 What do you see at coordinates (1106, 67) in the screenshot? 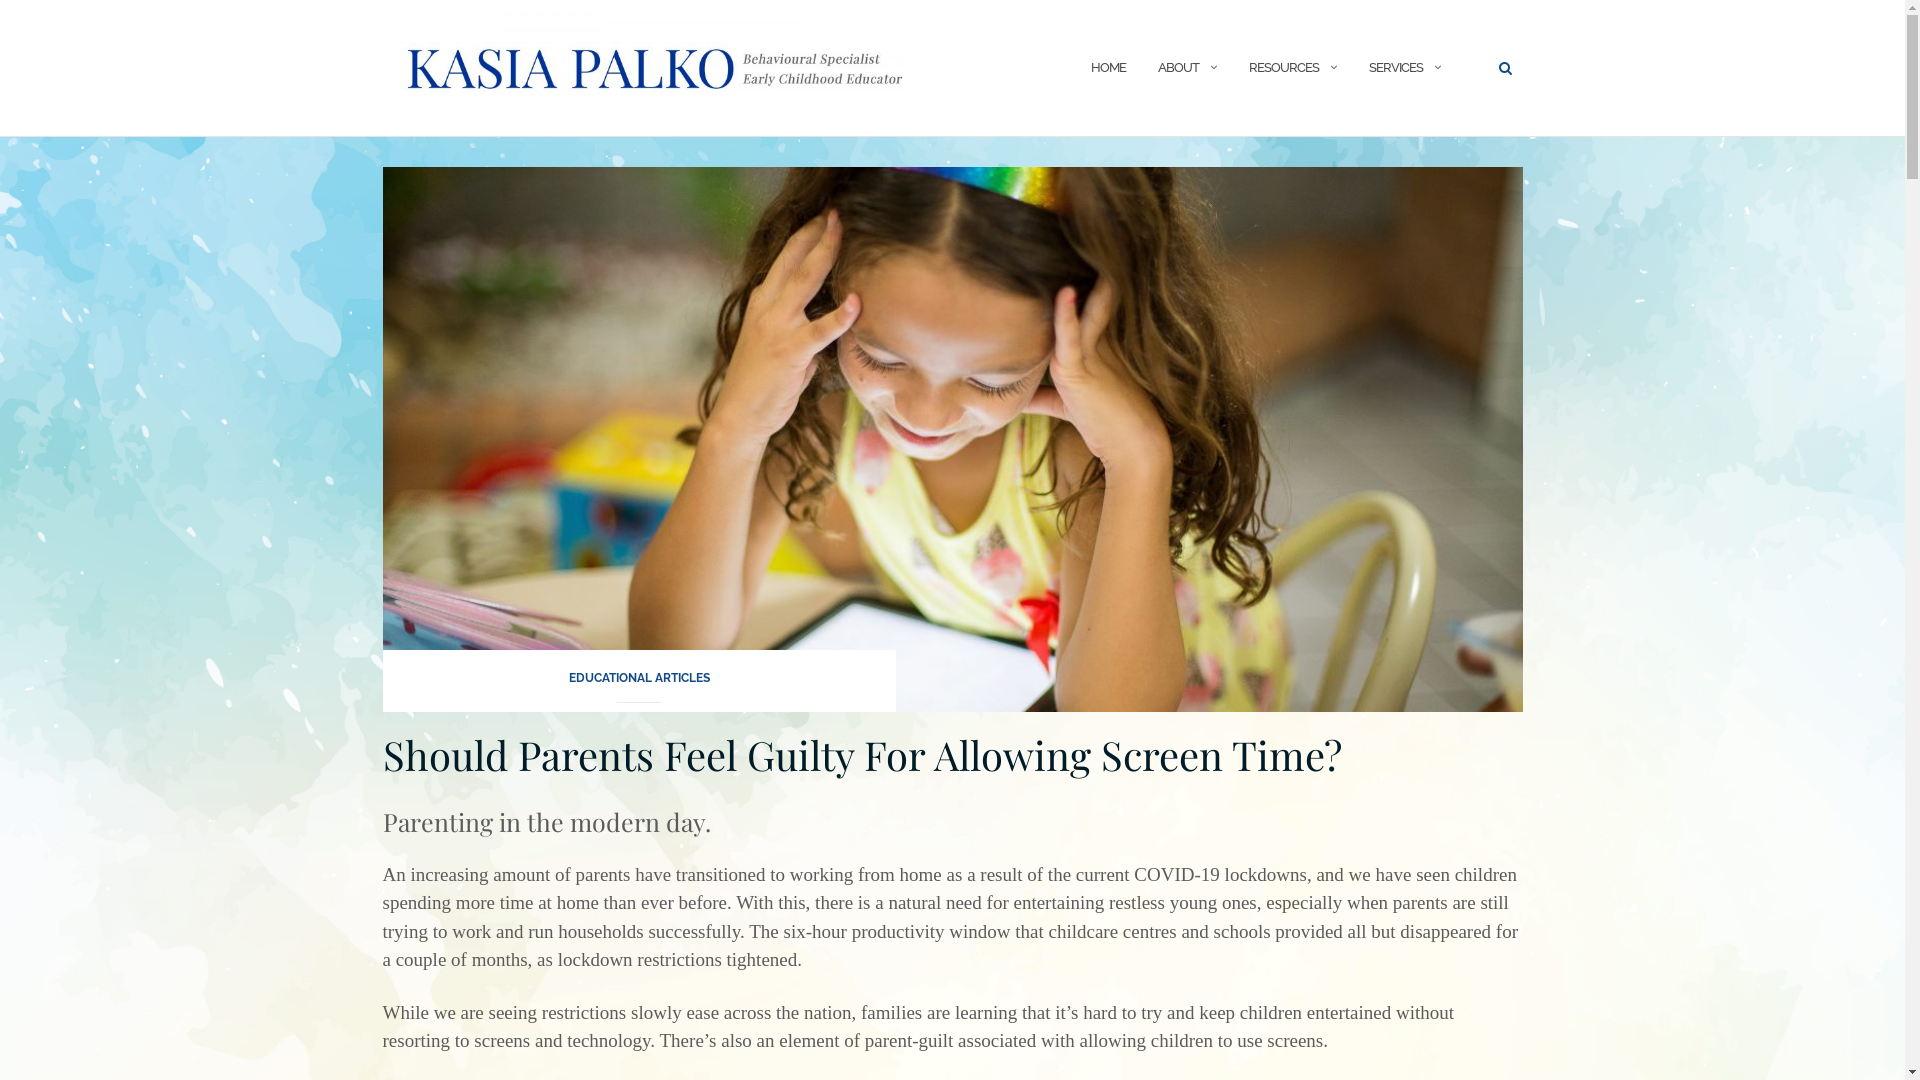
I see `'HOME'` at bounding box center [1106, 67].